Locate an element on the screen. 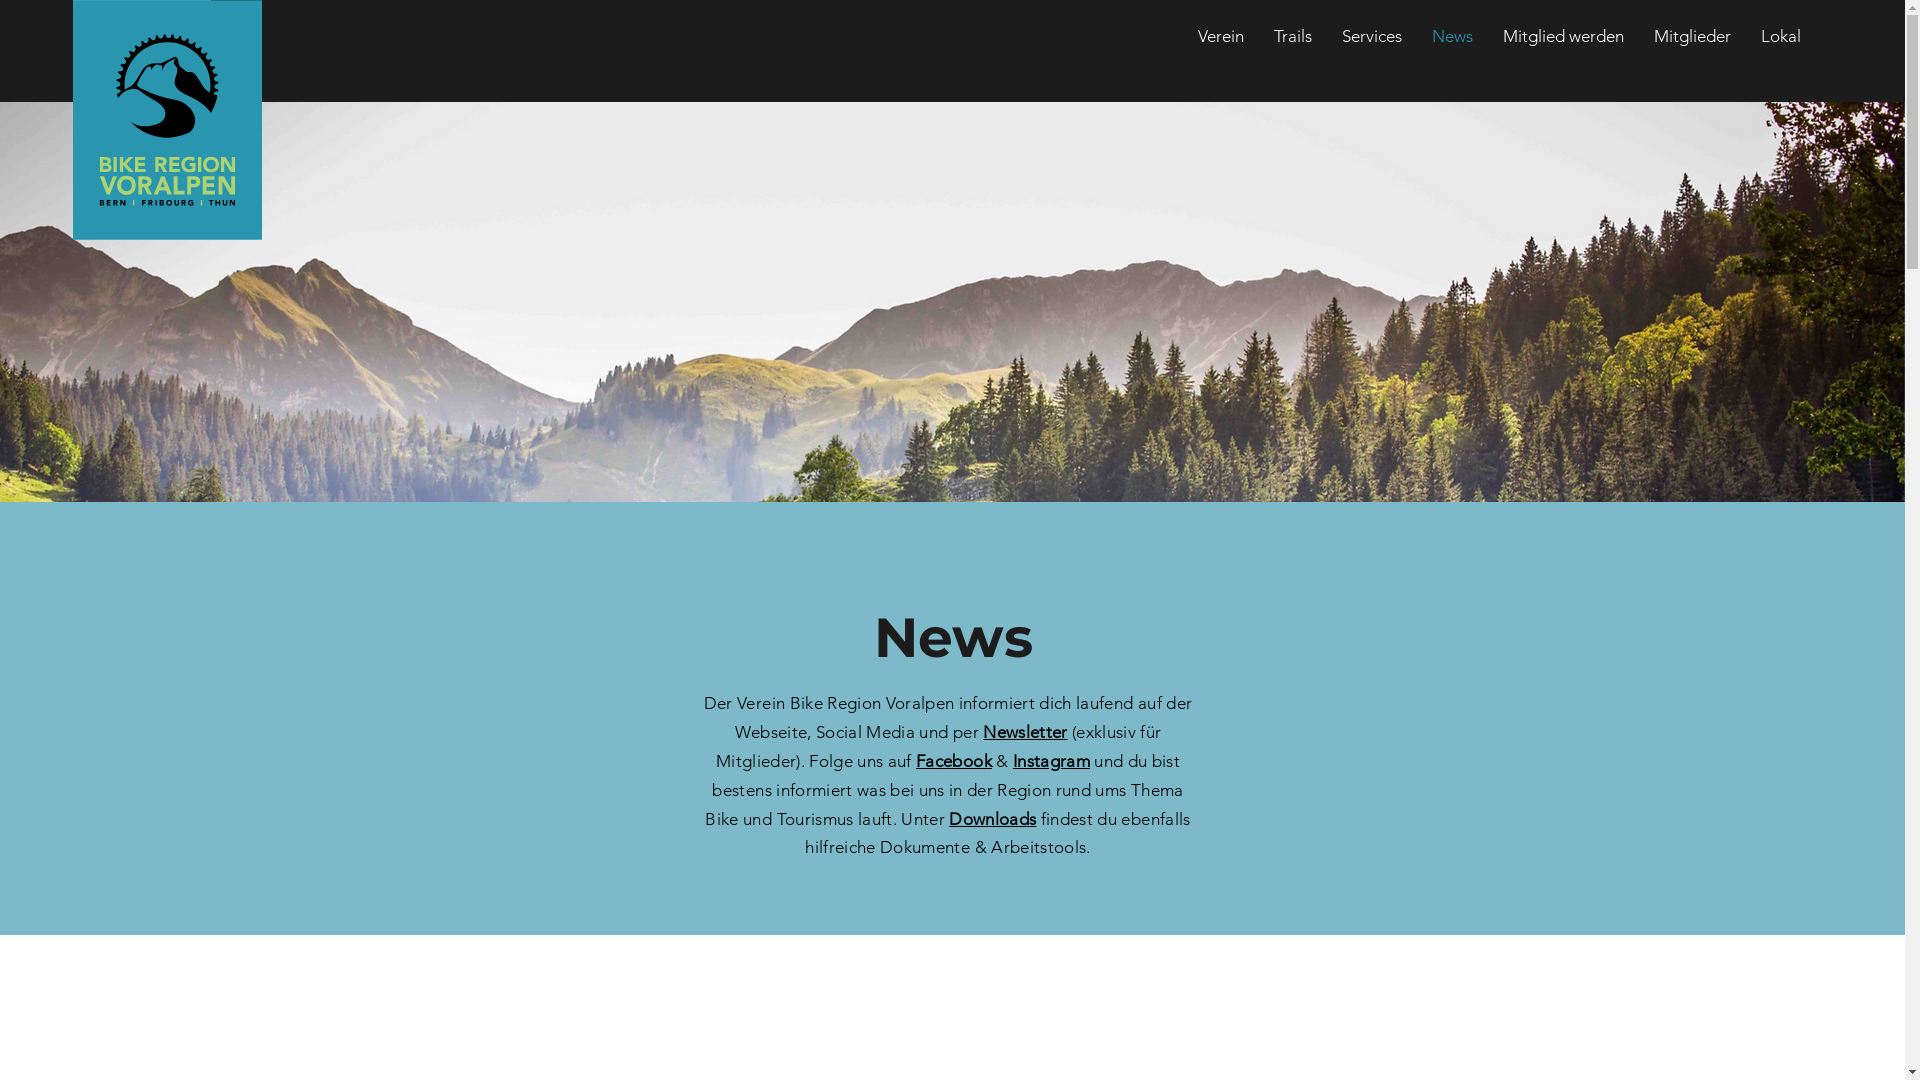  'Newsletter' is located at coordinates (1025, 732).